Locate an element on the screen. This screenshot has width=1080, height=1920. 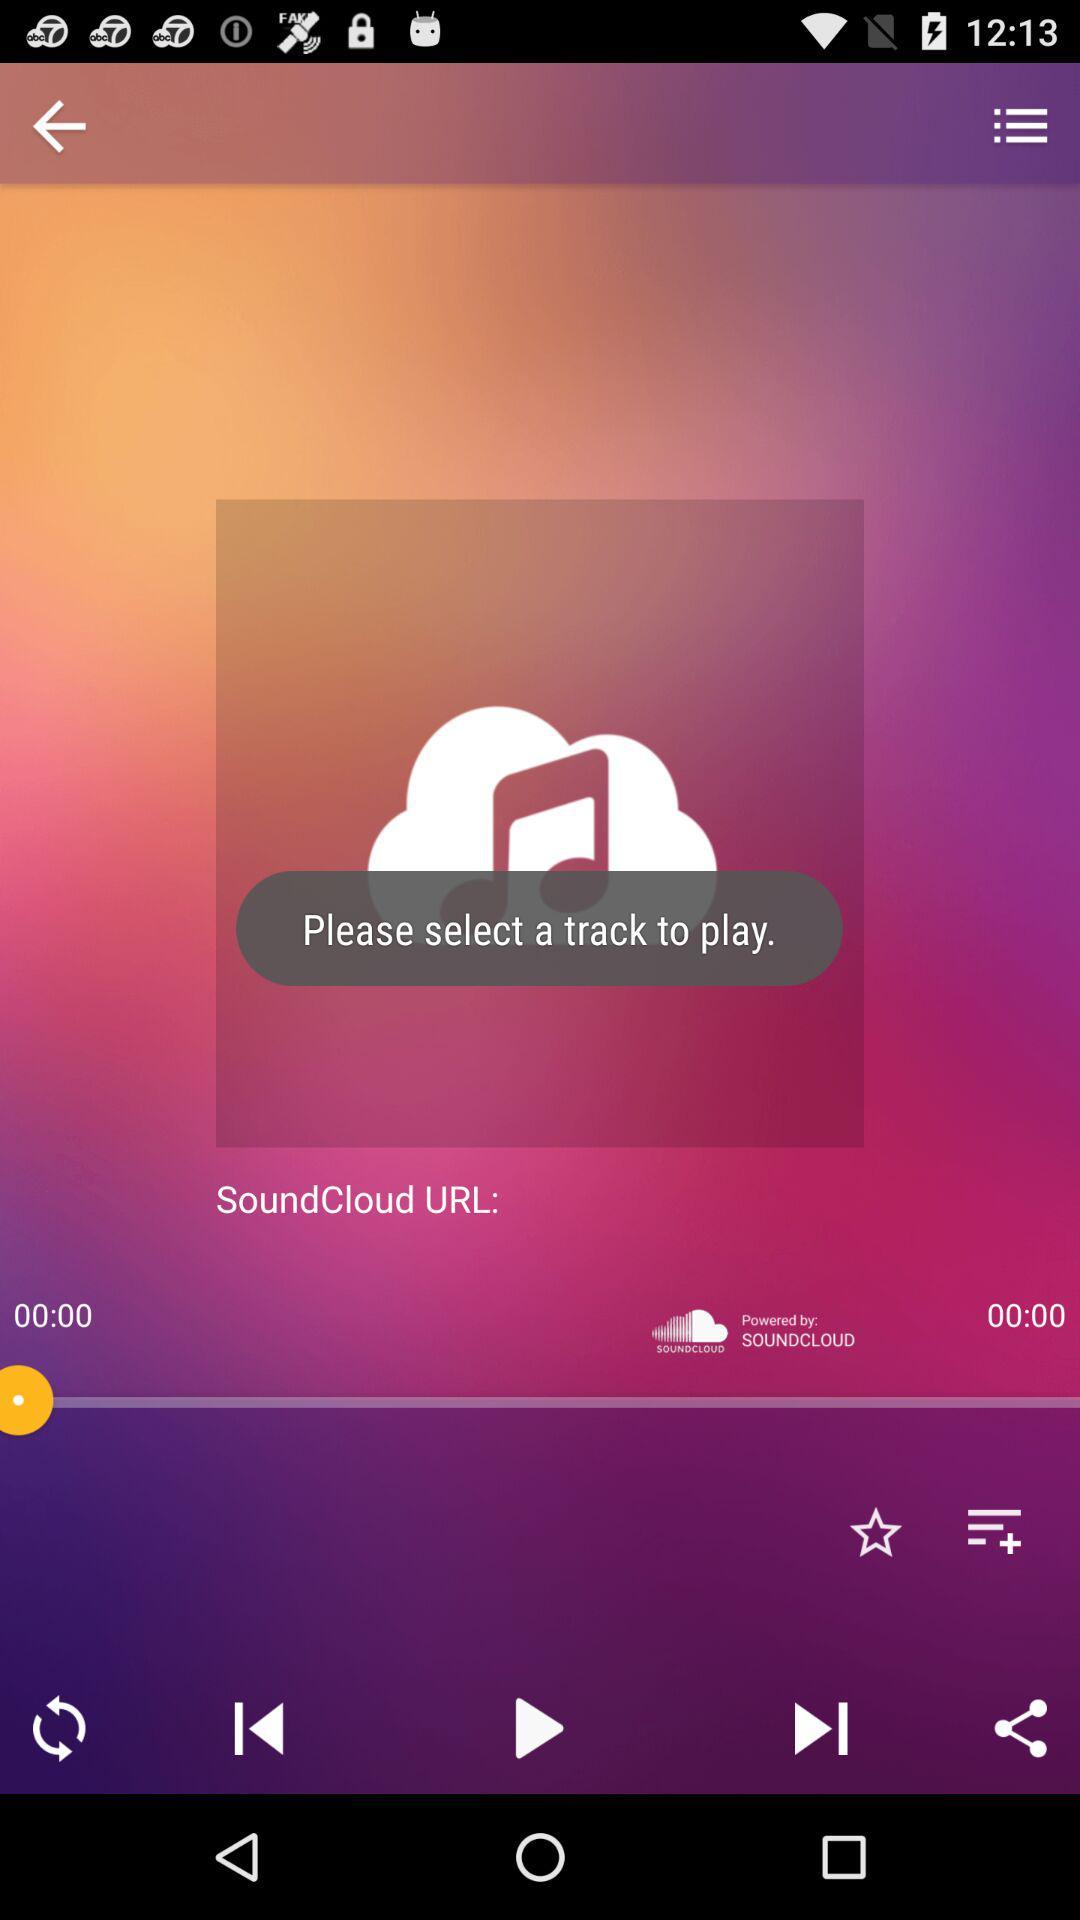
the refresh icon is located at coordinates (58, 1848).